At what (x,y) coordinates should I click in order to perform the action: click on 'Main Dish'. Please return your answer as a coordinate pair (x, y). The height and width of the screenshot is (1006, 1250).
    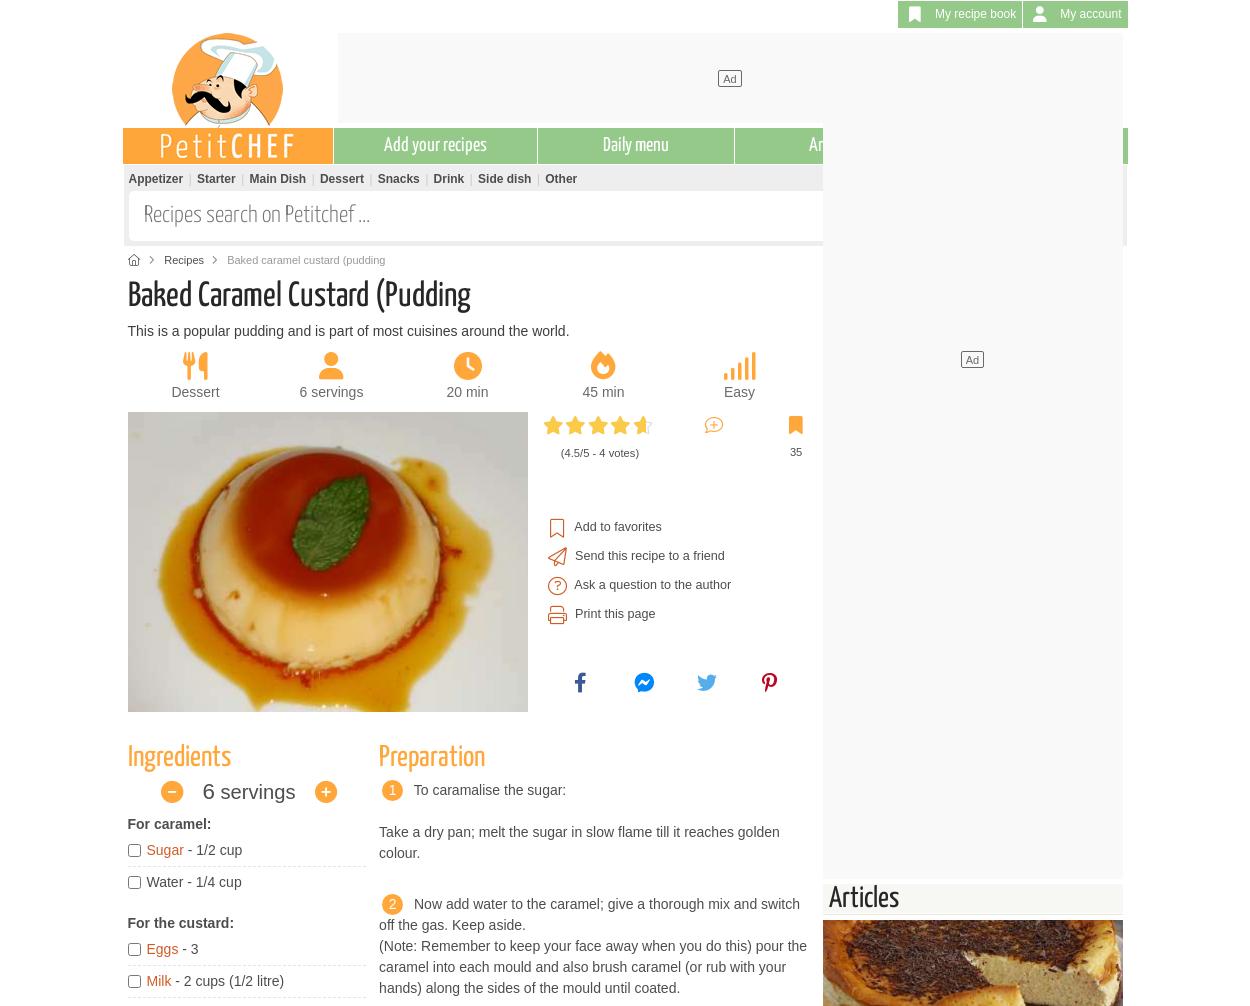
    Looking at the image, I should click on (277, 178).